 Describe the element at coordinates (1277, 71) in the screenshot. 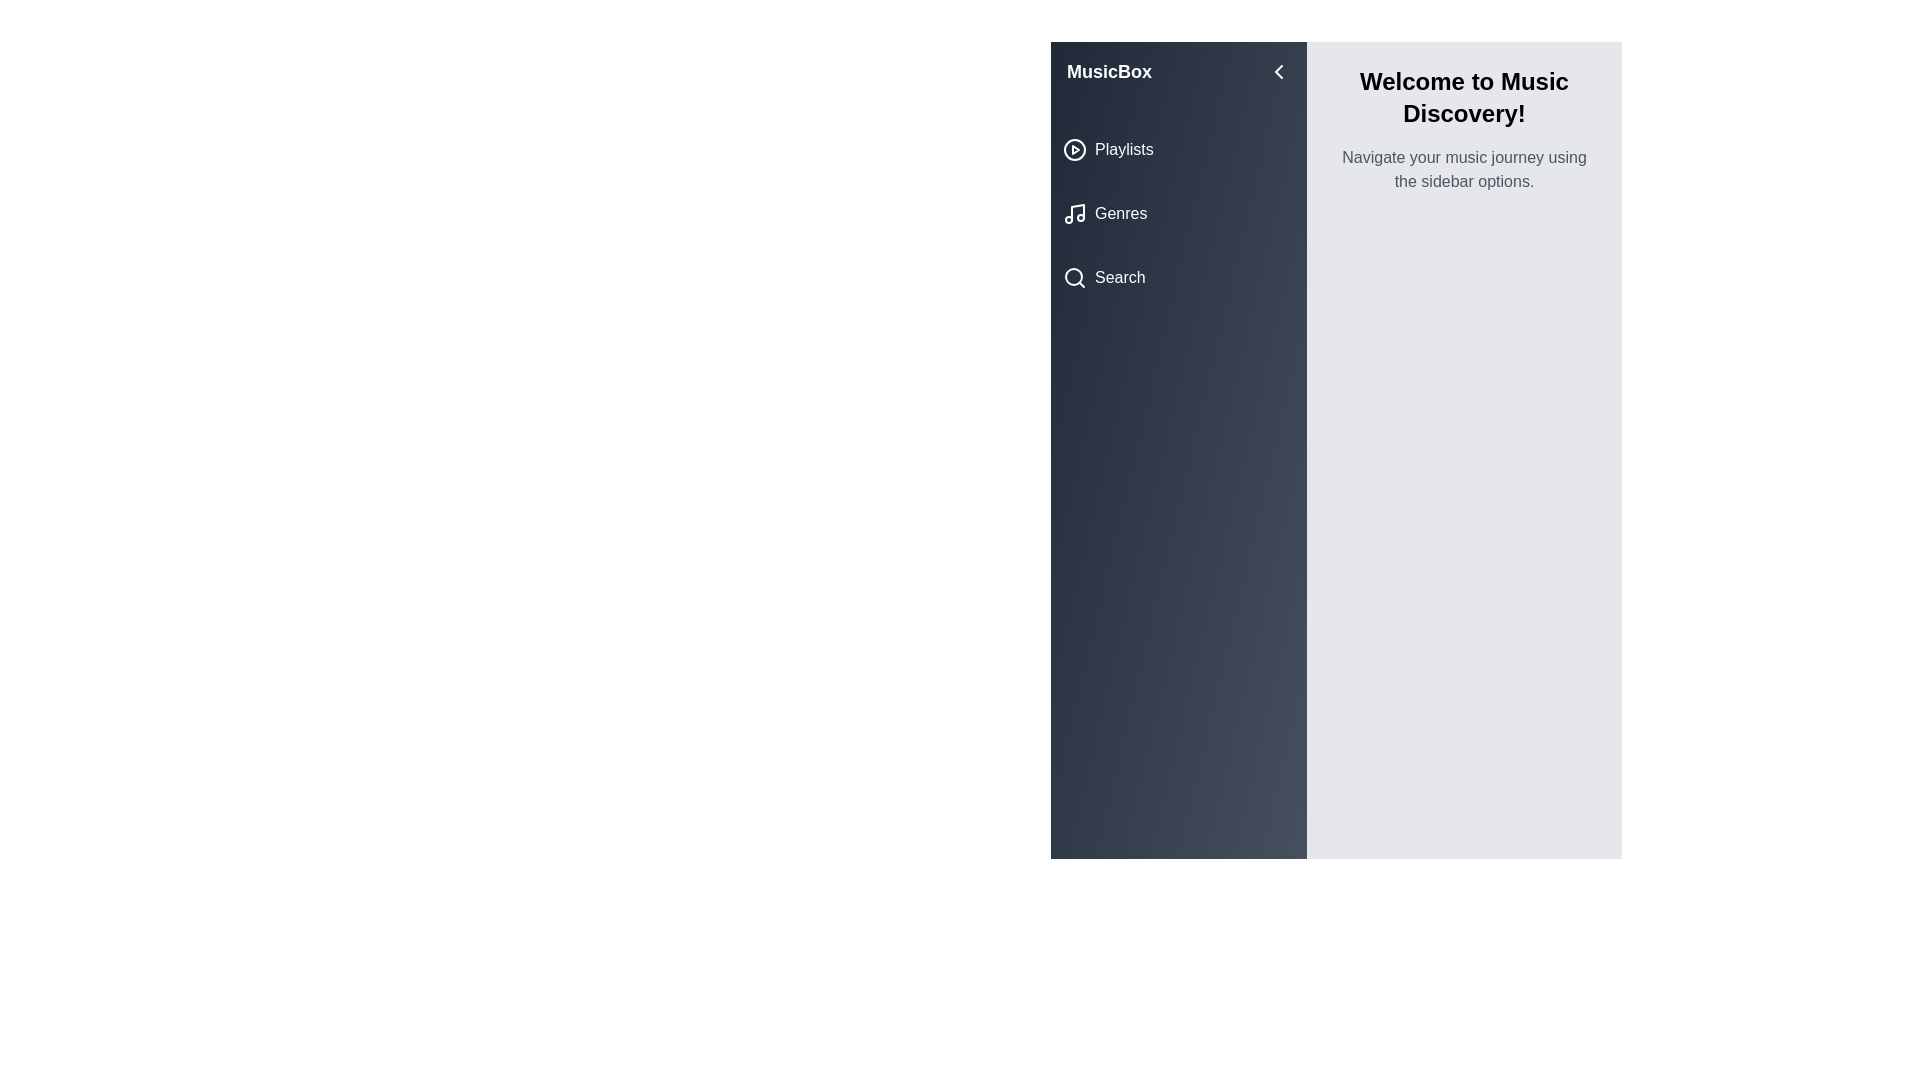

I see `toggle button to toggle the sidebar open or closed` at that location.